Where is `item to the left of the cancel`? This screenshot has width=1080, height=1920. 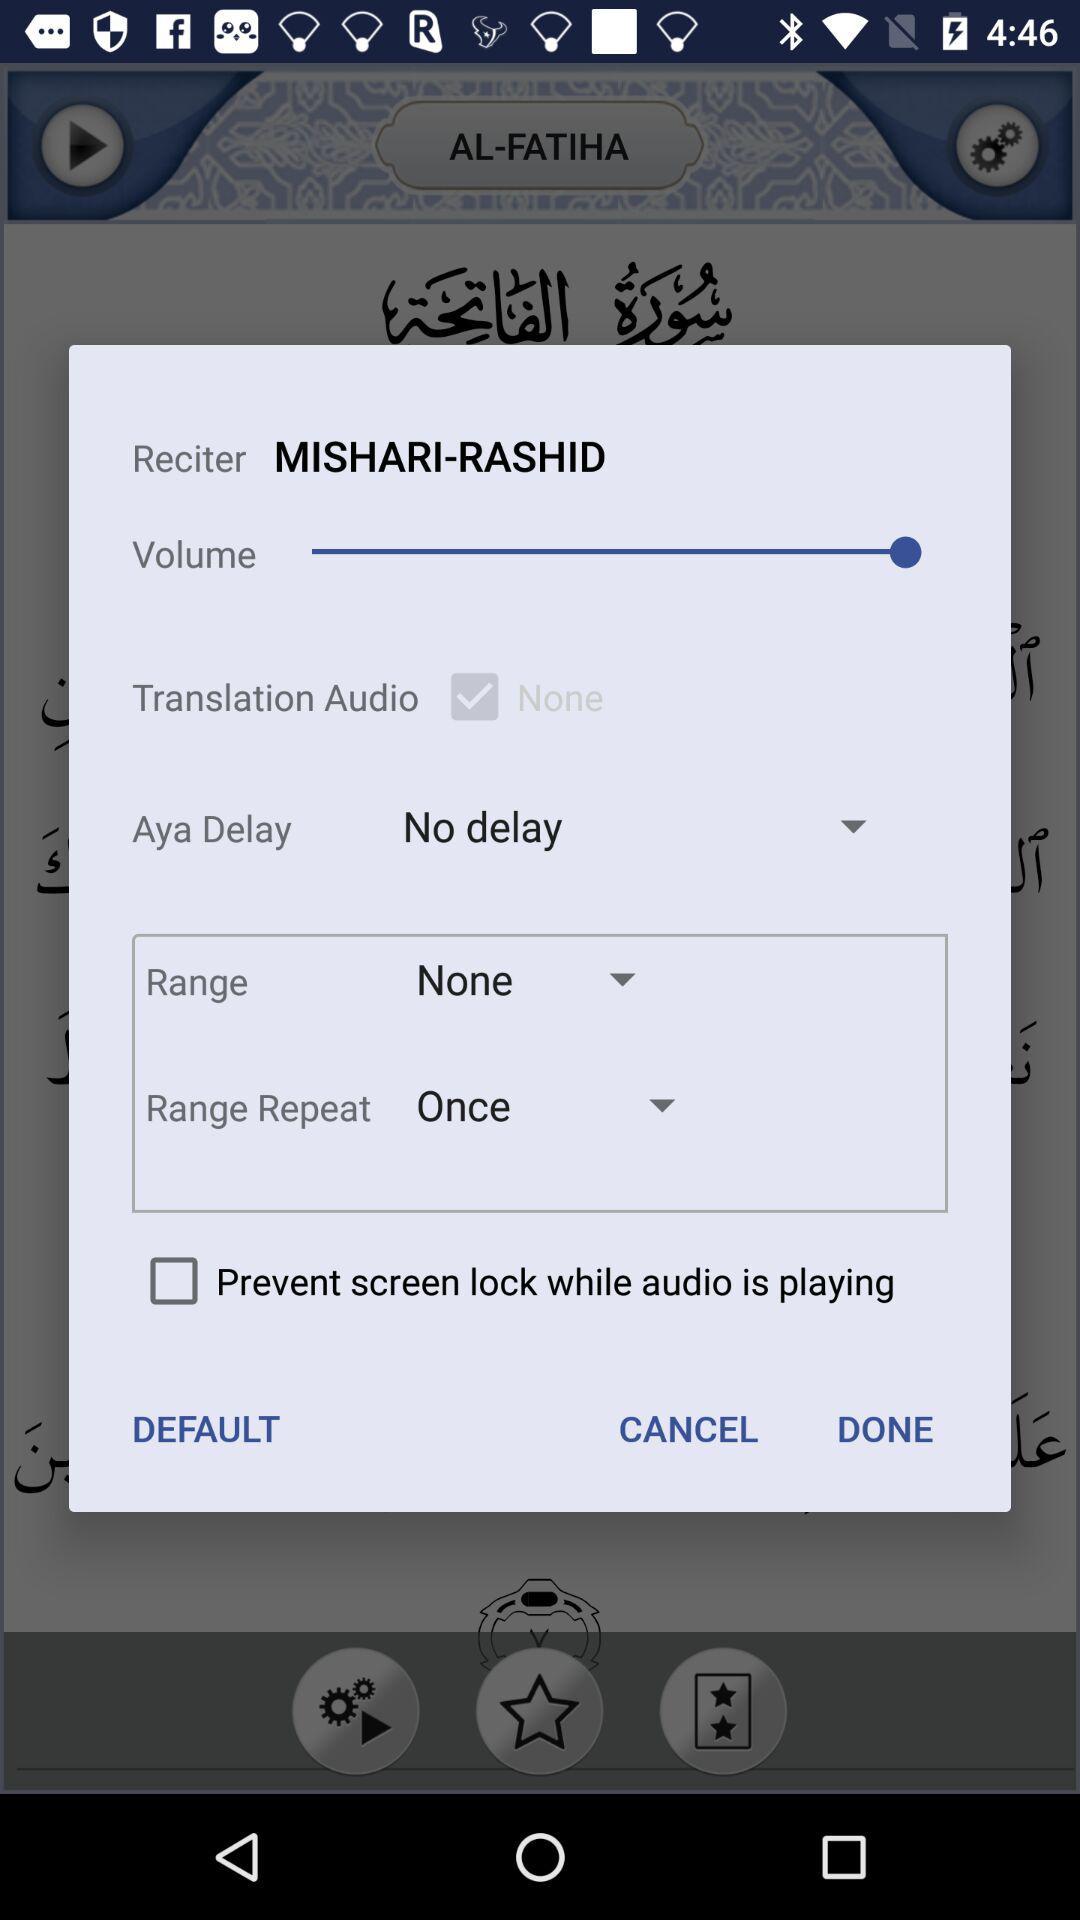 item to the left of the cancel is located at coordinates (206, 1427).